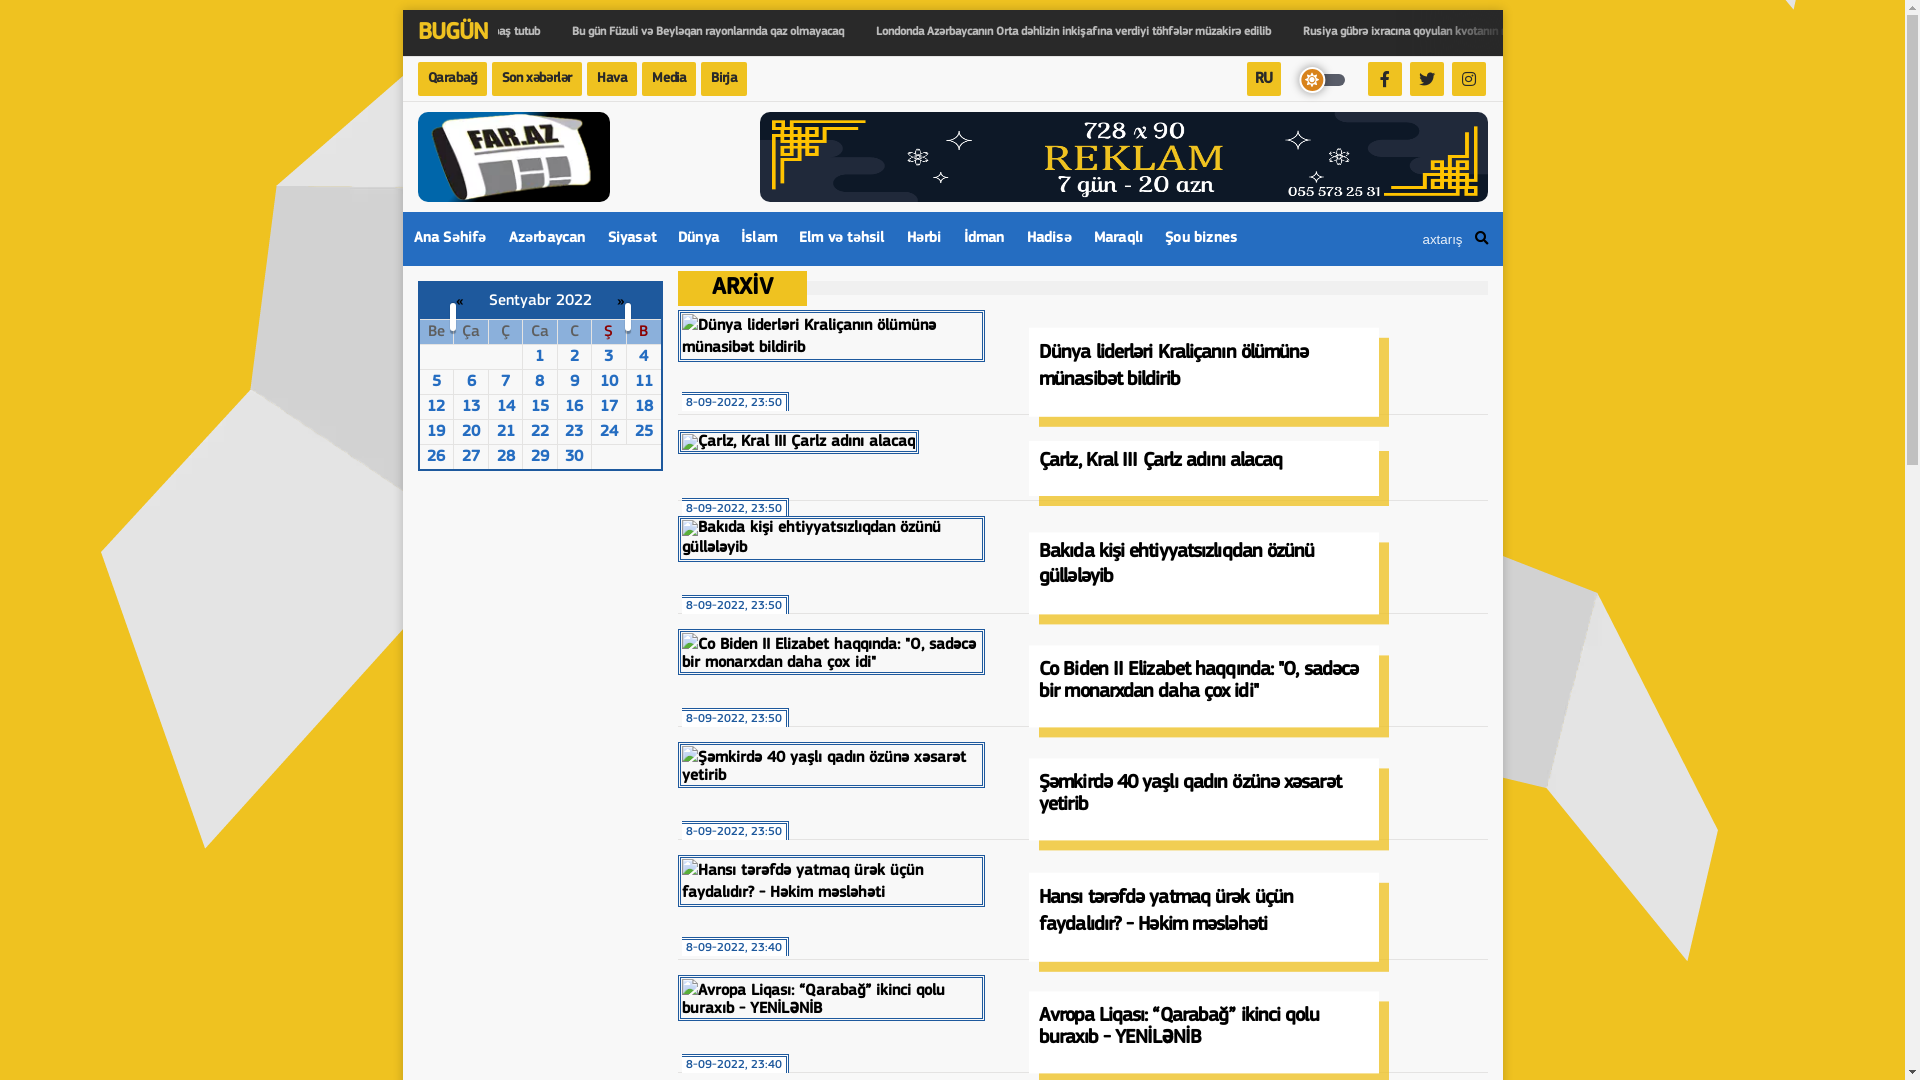 The width and height of the screenshot is (1920, 1080). Describe the element at coordinates (534, 381) in the screenshot. I see `'8'` at that location.